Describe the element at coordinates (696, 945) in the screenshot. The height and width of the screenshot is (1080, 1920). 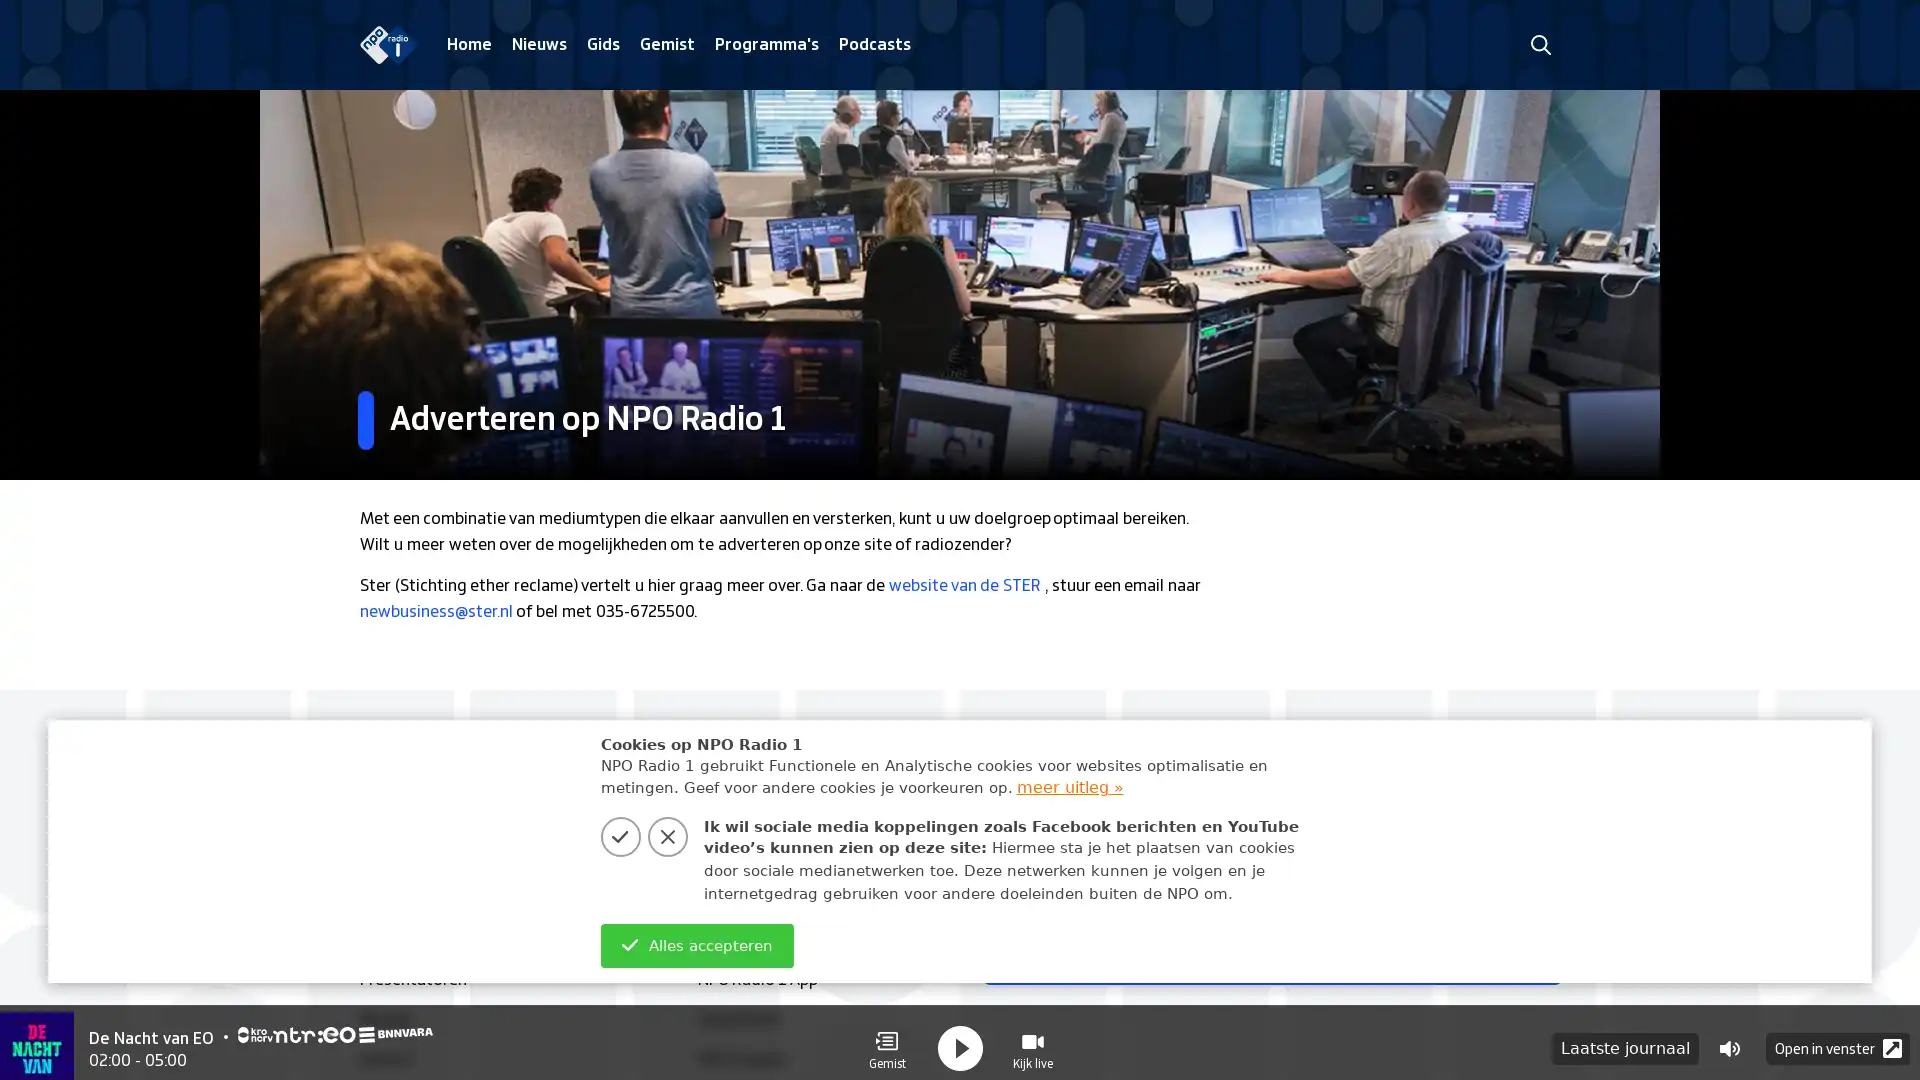
I see `Alles accepteren` at that location.